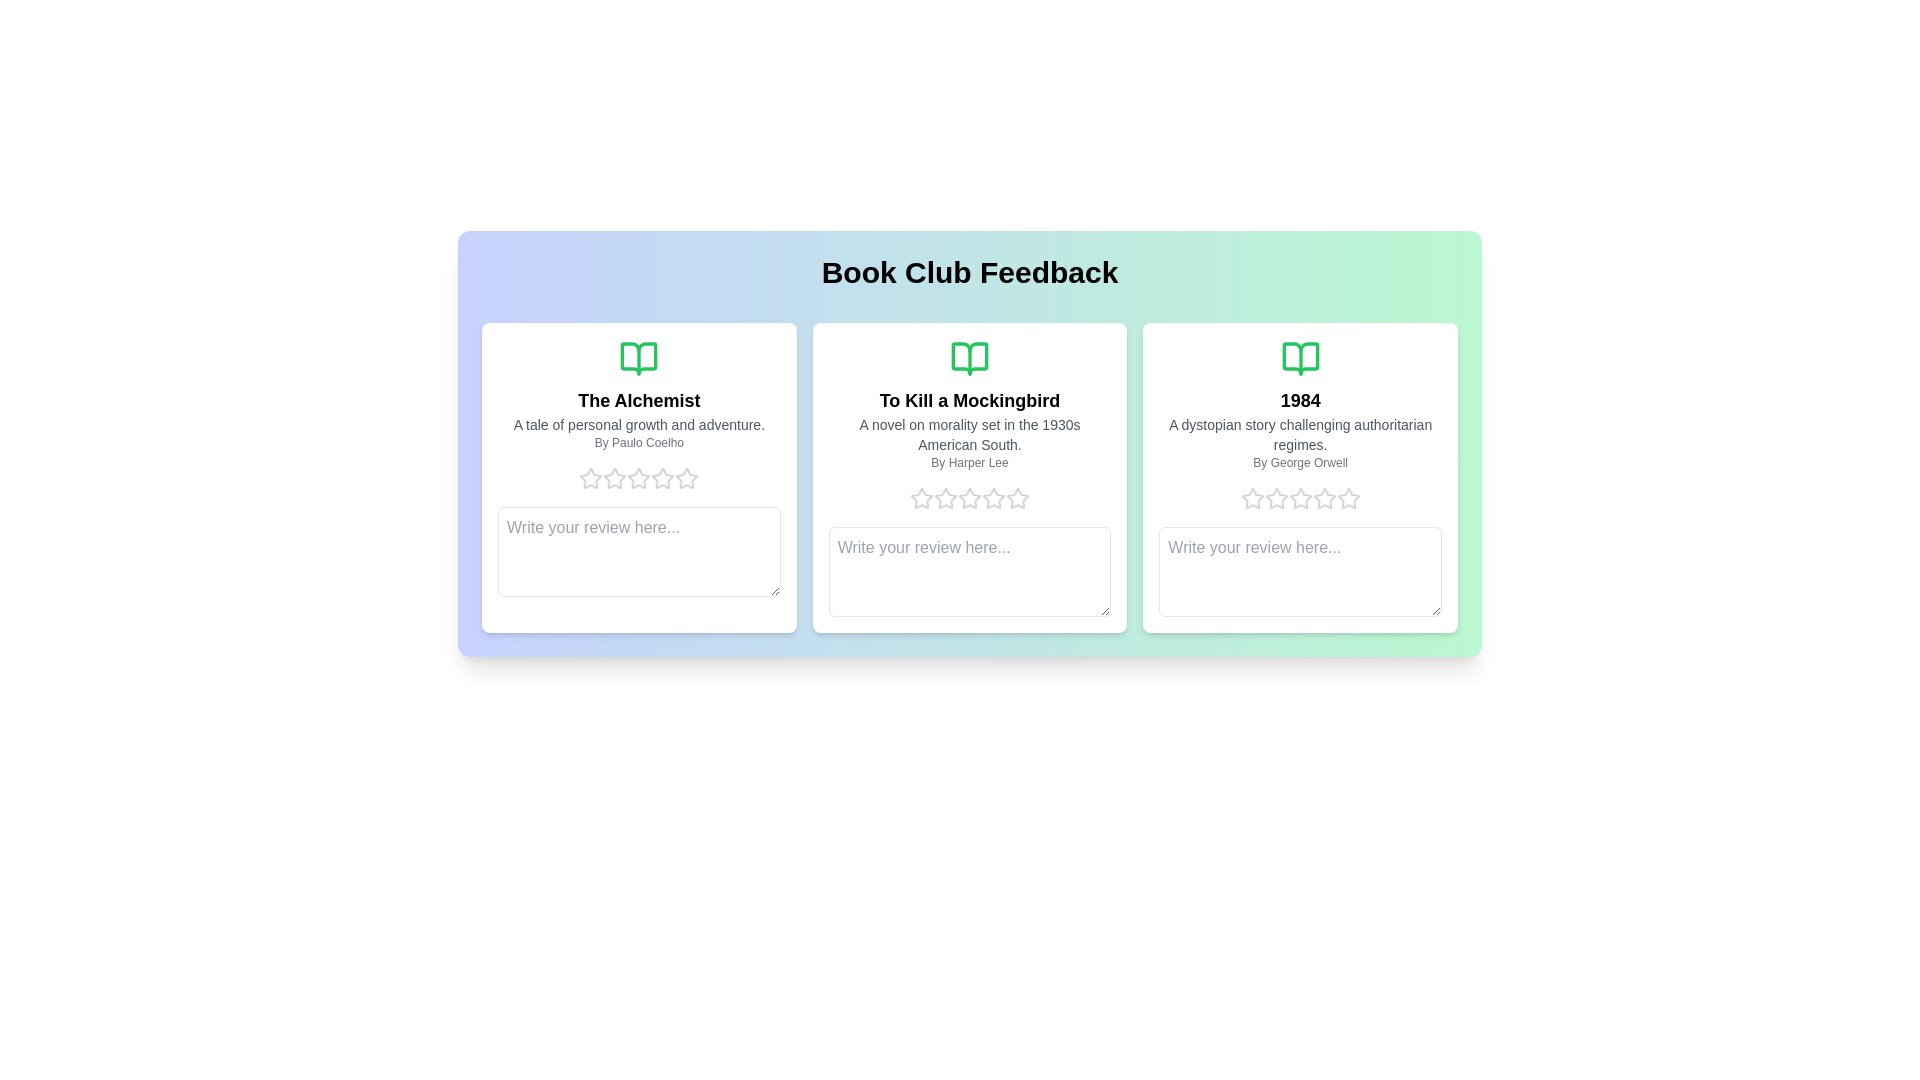  Describe the element at coordinates (969, 497) in the screenshot. I see `one of the rating stars in the 'Book Club Feedback' section for 'To Kill a Mockingbird'` at that location.